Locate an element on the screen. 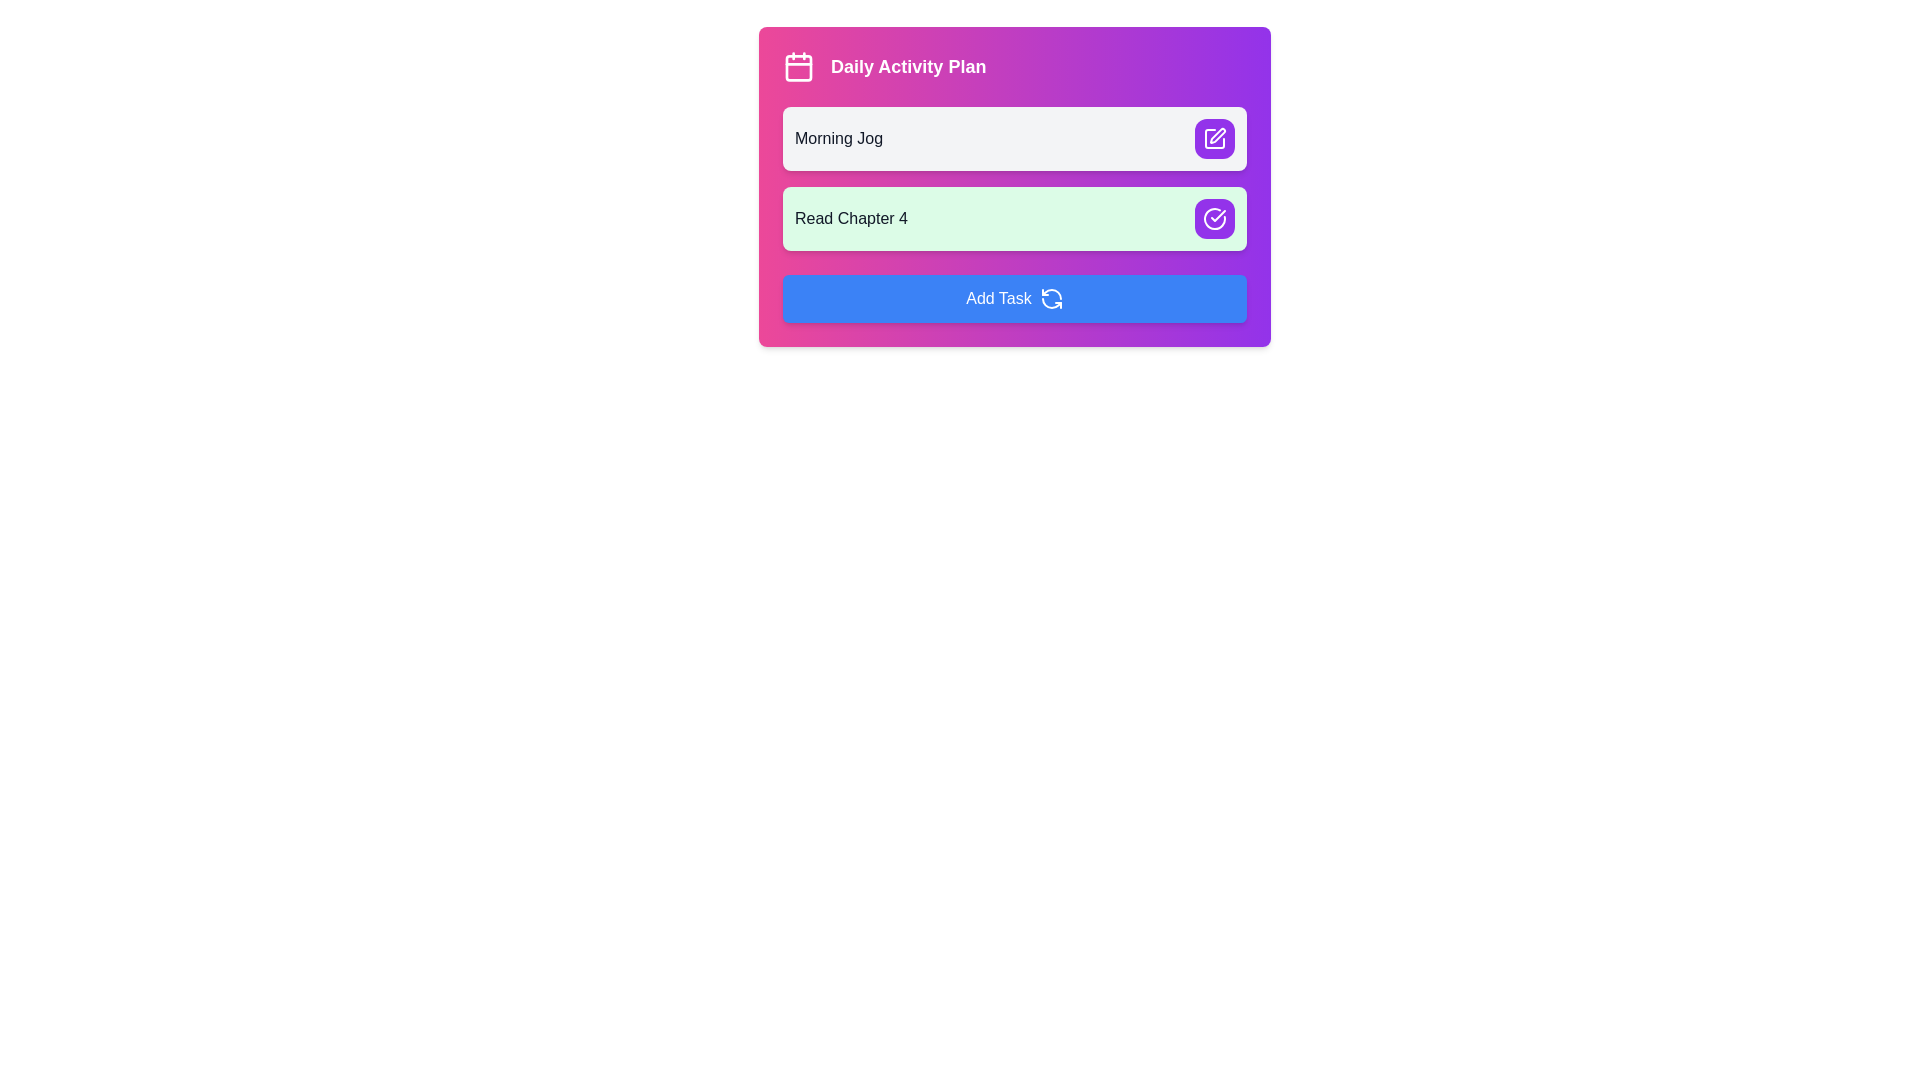 The image size is (1920, 1080). the icon button with a purple background and a white pencil symbol is located at coordinates (1217, 135).